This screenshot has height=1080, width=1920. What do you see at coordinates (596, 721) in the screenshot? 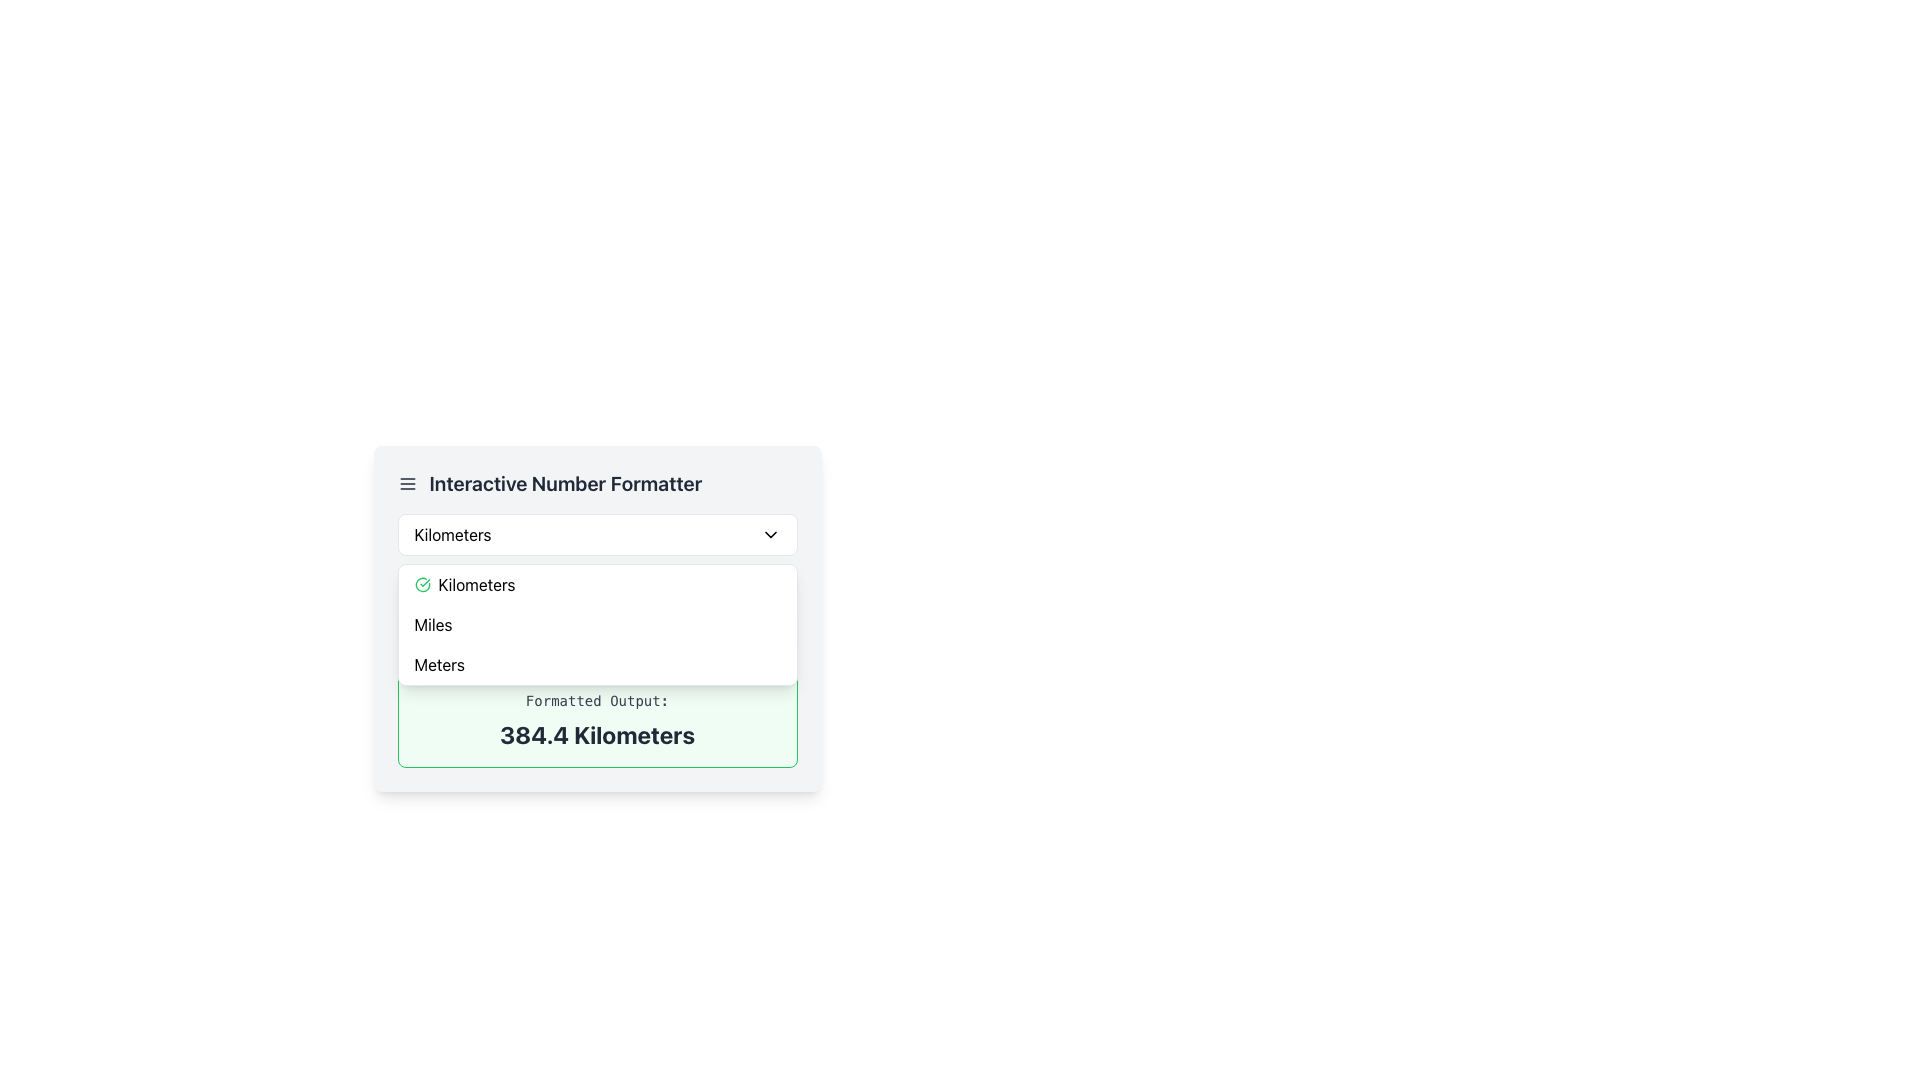
I see `displayed text '384.4 Kilometers' from the Output Display Section located at the lower portion of the 'Interactive Number Formatter' card` at bounding box center [596, 721].